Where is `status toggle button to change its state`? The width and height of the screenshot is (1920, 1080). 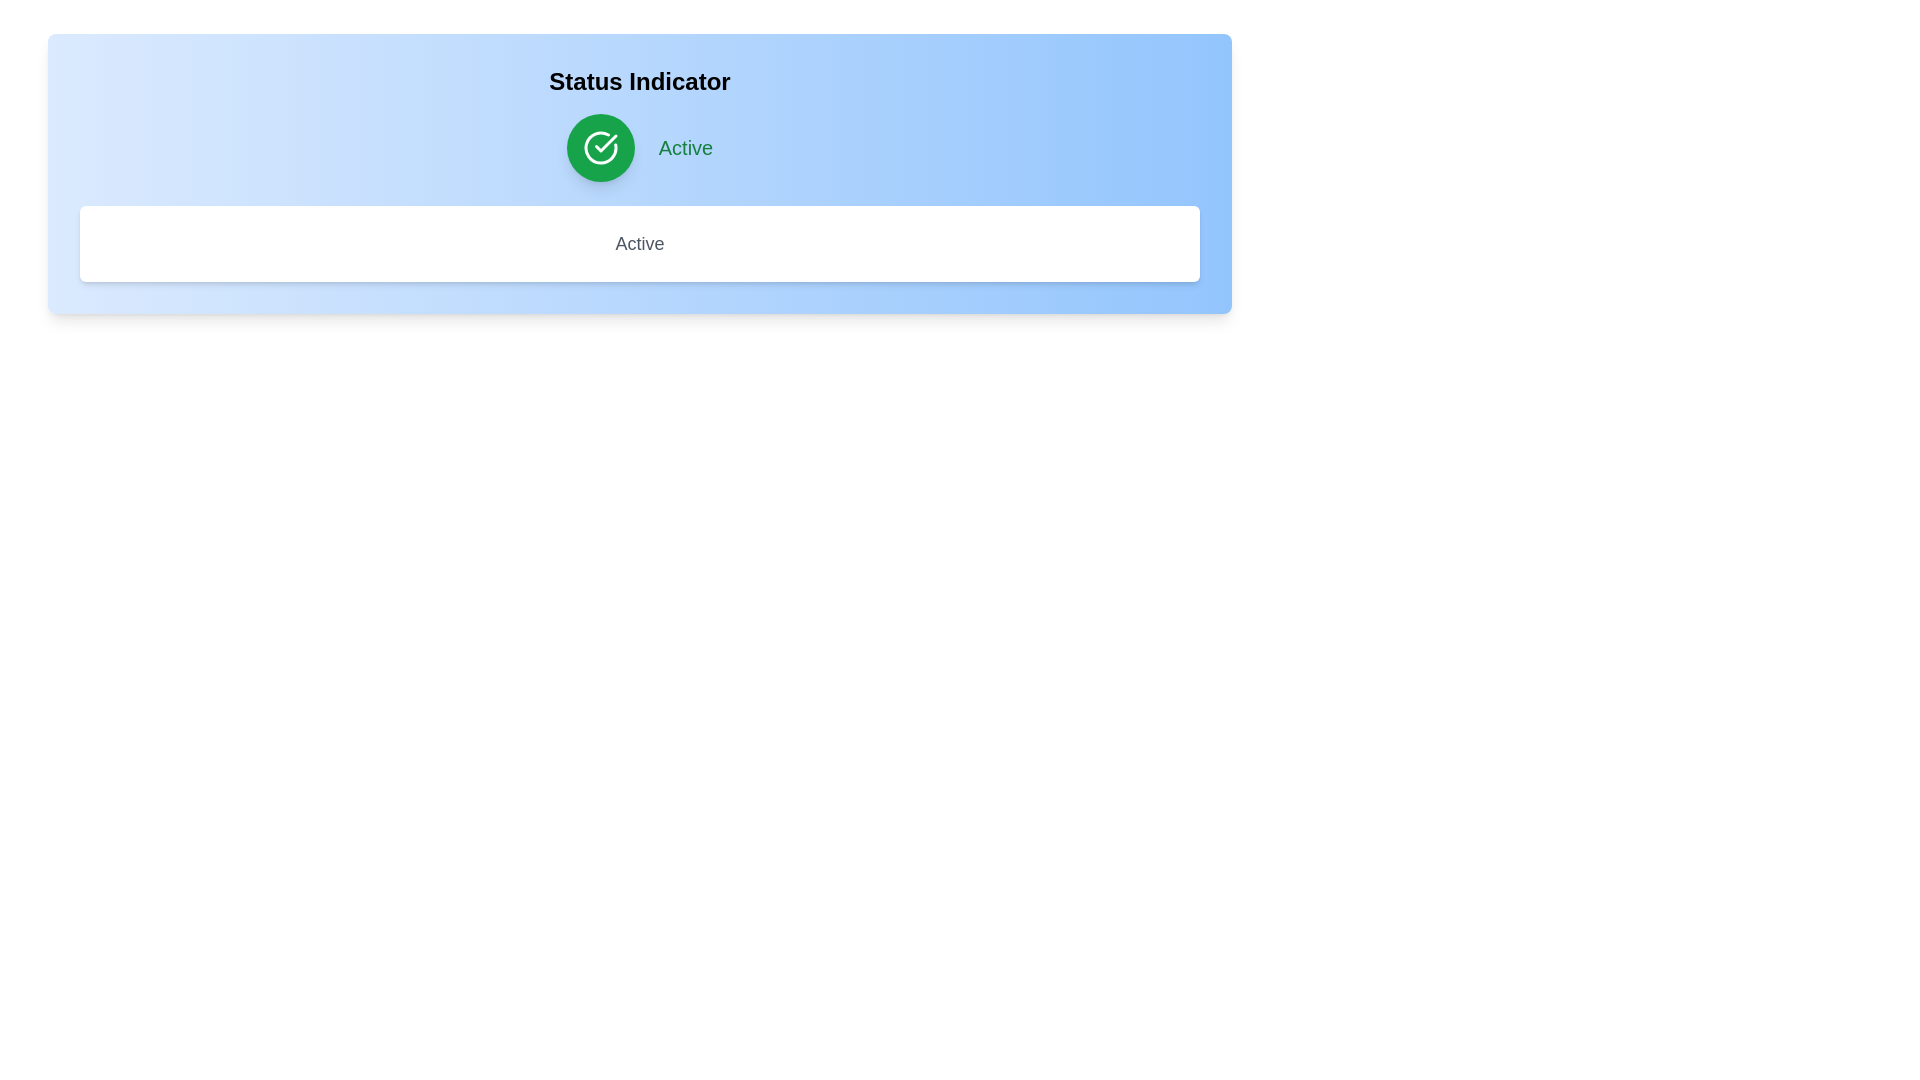 status toggle button to change its state is located at coordinates (599, 146).